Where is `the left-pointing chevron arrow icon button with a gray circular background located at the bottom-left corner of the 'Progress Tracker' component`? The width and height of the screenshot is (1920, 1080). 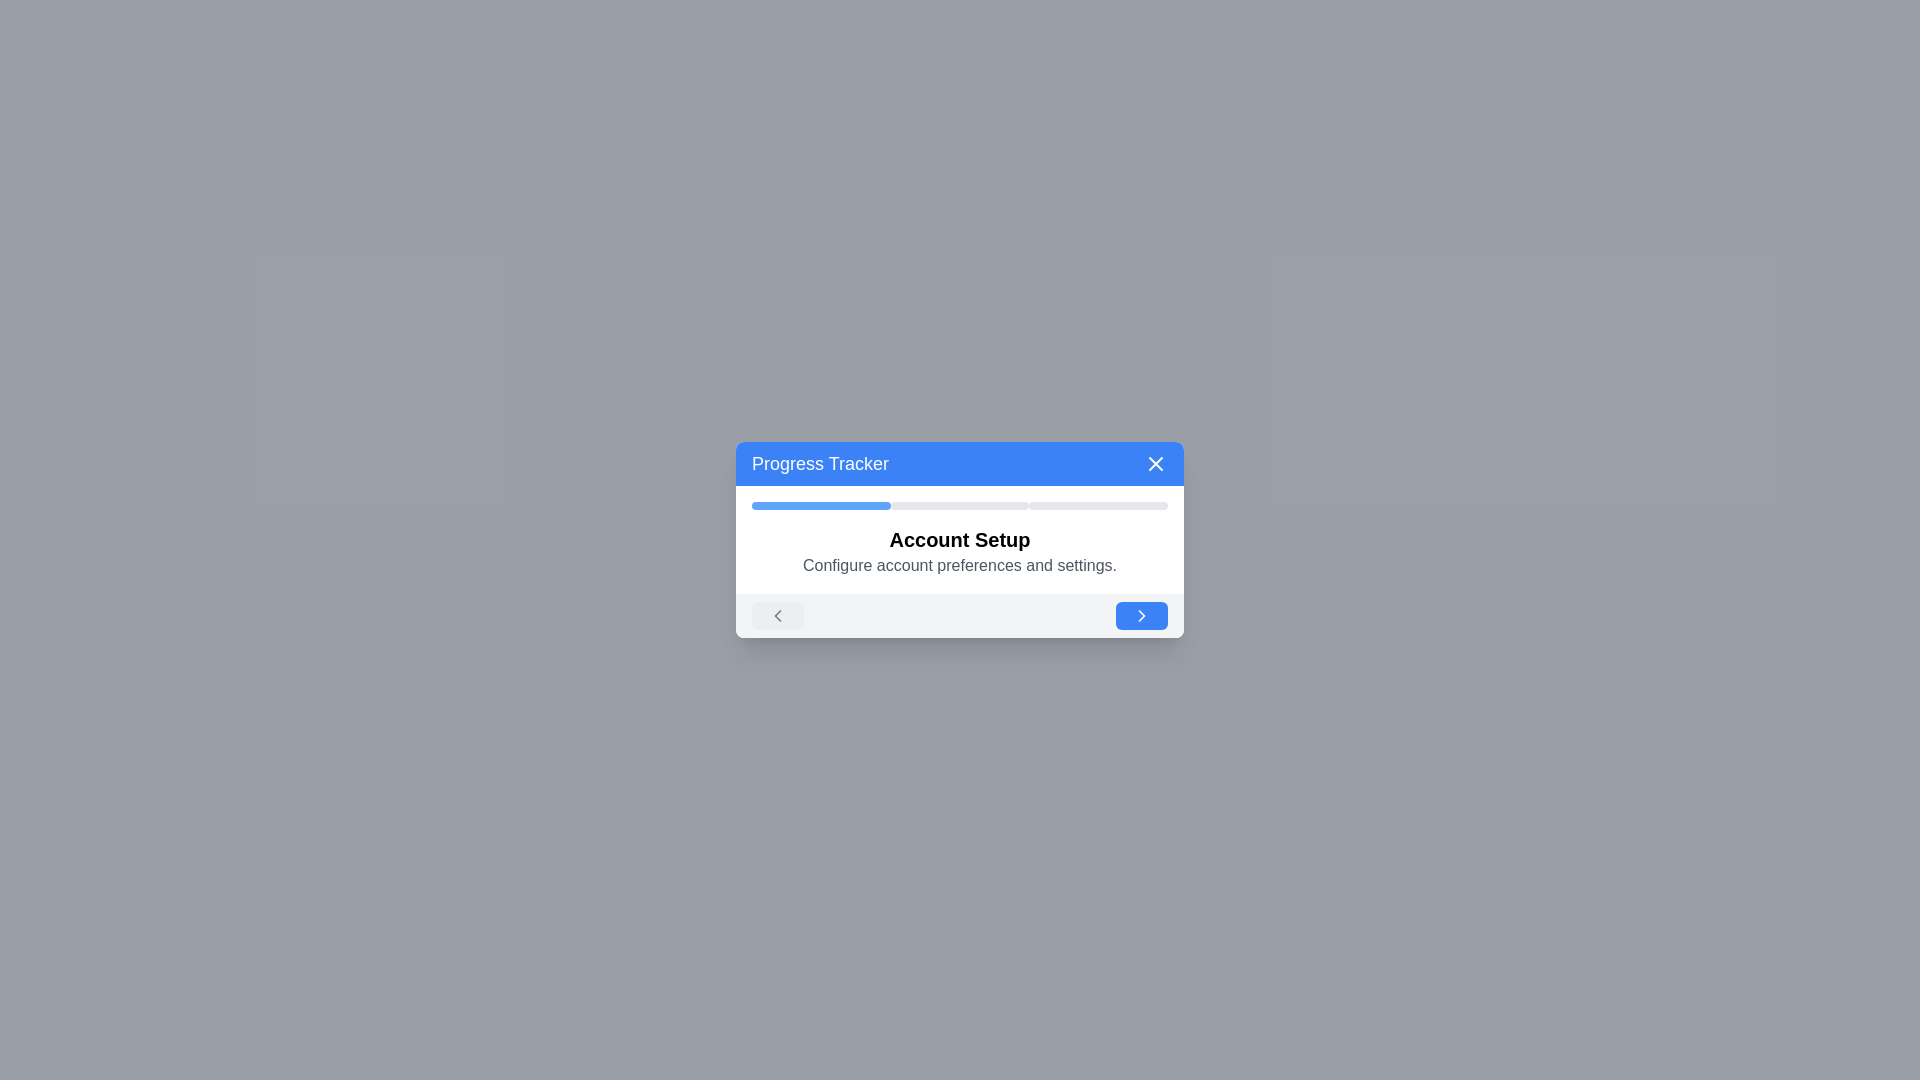 the left-pointing chevron arrow icon button with a gray circular background located at the bottom-left corner of the 'Progress Tracker' component is located at coordinates (776, 615).